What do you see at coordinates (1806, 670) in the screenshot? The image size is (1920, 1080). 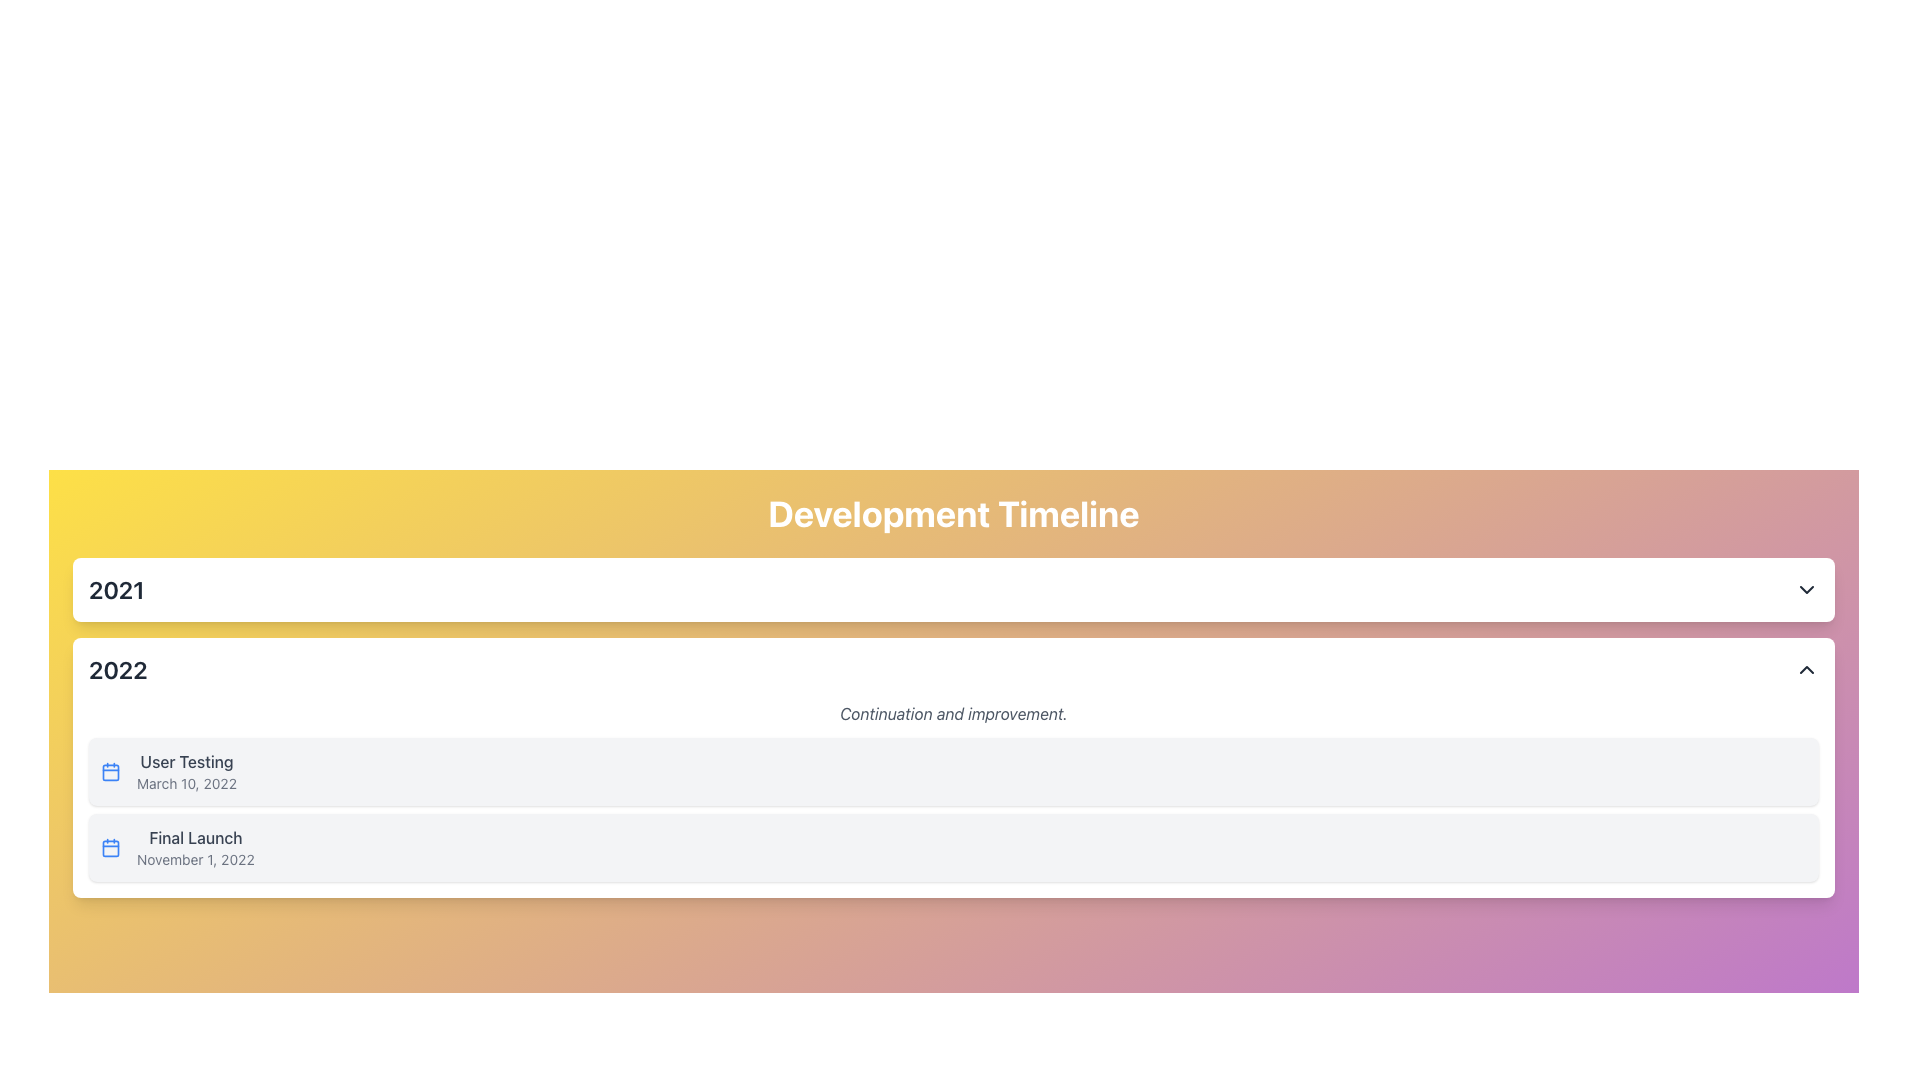 I see `the chevron icon button located at the far right of the '2022' text` at bounding box center [1806, 670].